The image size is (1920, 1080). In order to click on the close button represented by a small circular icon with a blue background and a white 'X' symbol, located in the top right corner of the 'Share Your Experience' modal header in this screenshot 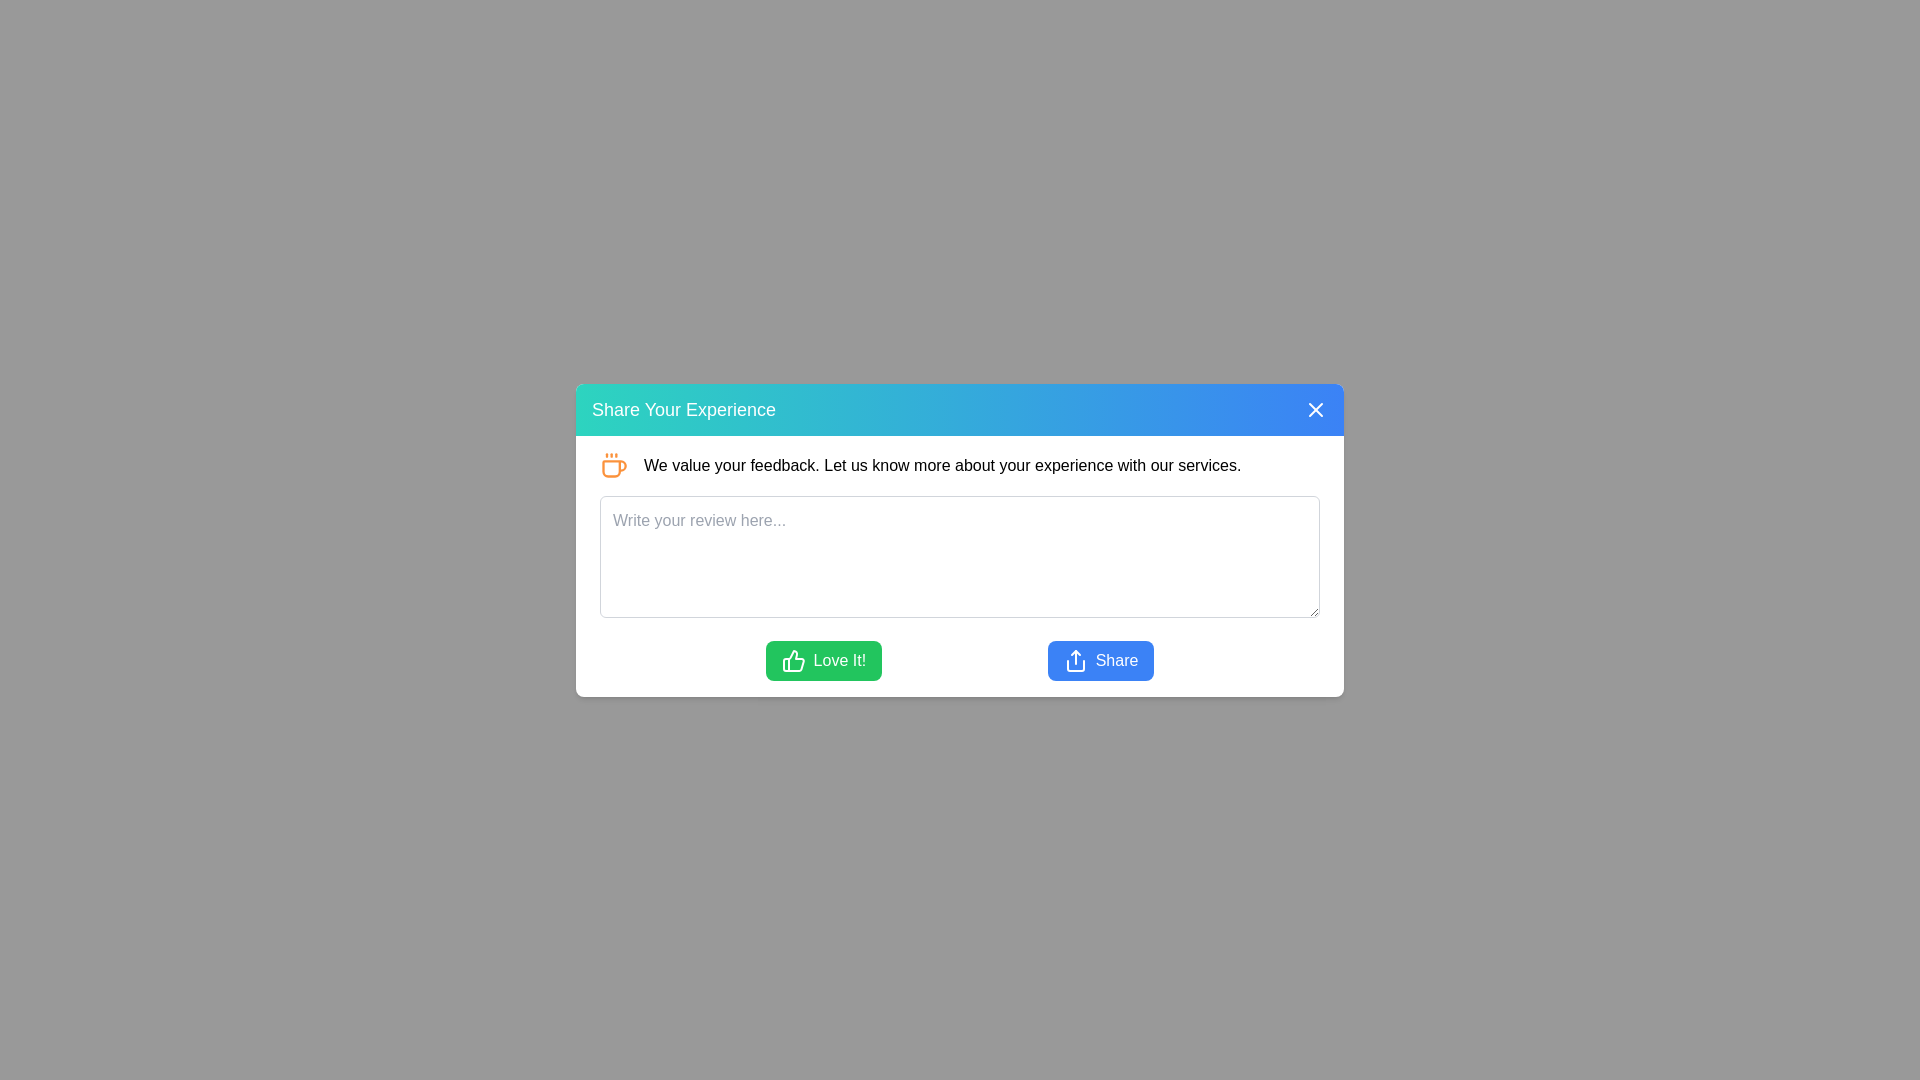, I will do `click(1315, 408)`.